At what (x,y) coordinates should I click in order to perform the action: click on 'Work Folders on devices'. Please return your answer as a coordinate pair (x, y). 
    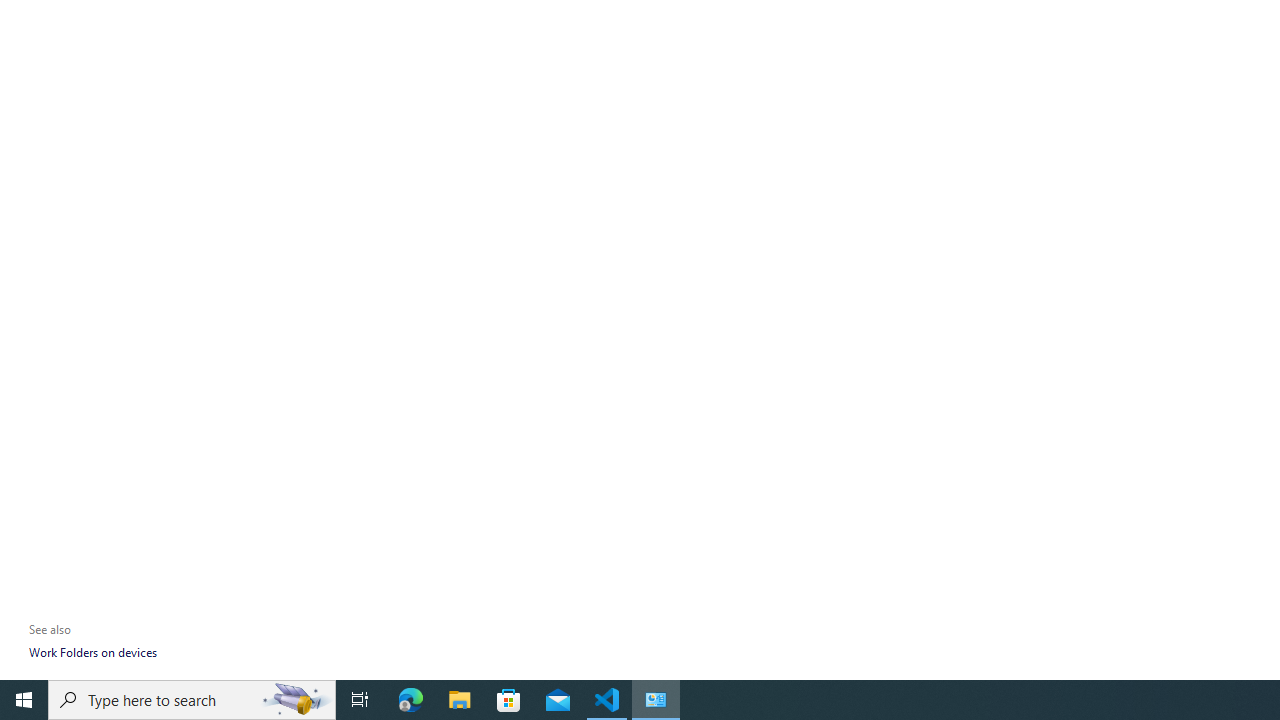
    Looking at the image, I should click on (91, 652).